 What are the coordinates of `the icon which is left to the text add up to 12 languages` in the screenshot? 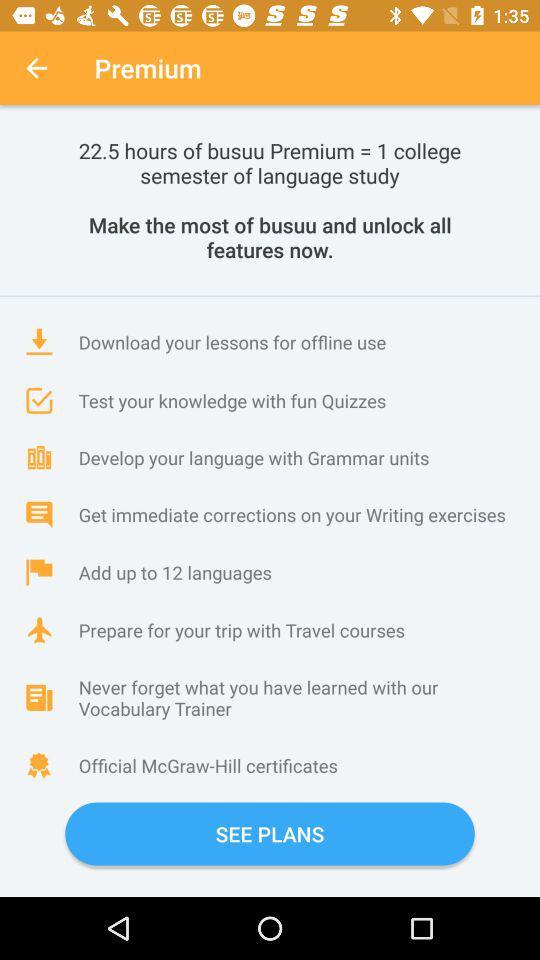 It's located at (39, 573).